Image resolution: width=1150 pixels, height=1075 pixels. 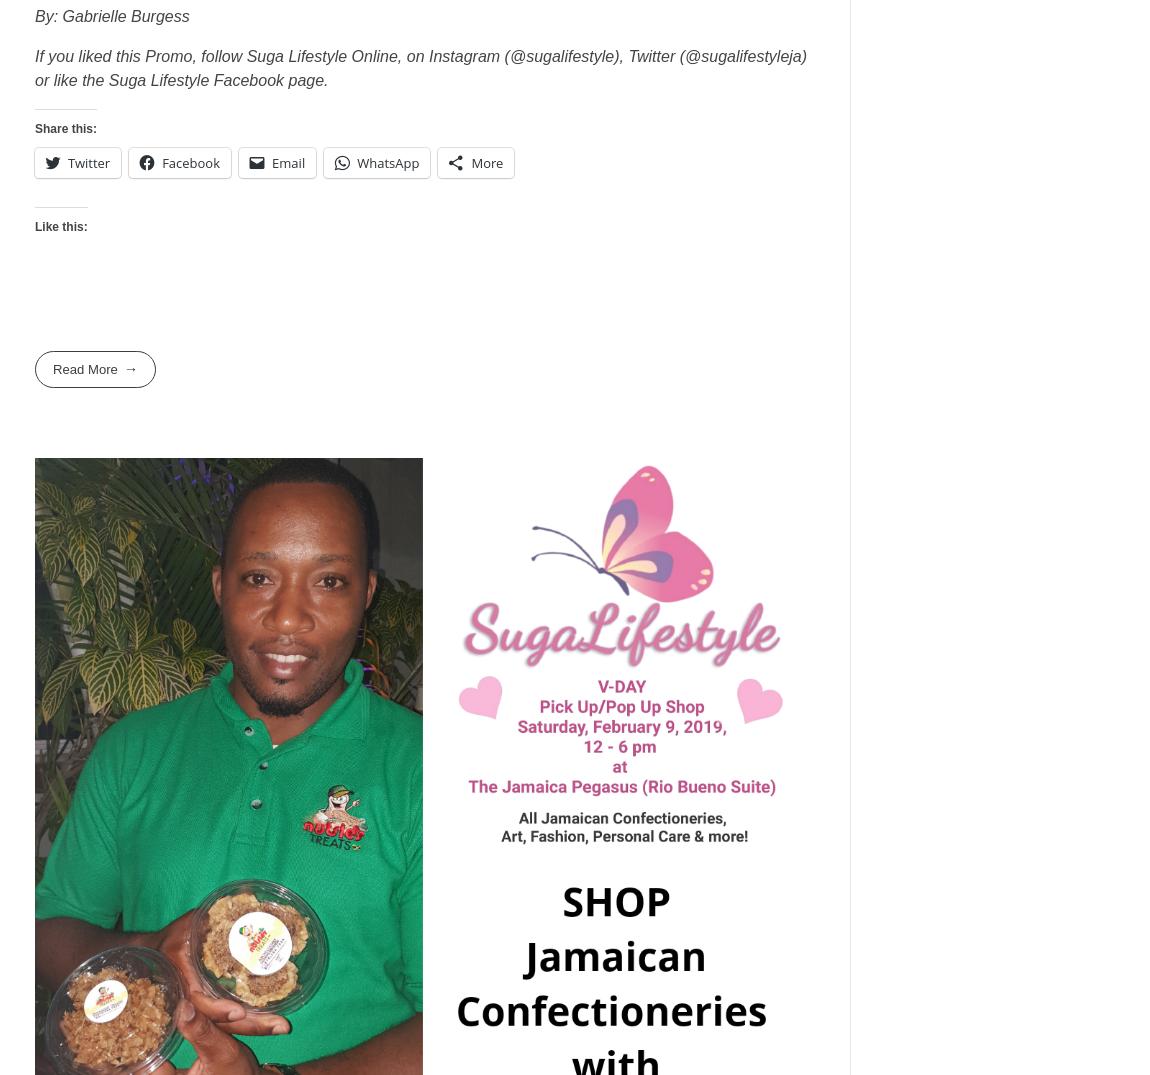 What do you see at coordinates (33, 15) in the screenshot?
I see `'By: Gabrielle Burgess'` at bounding box center [33, 15].